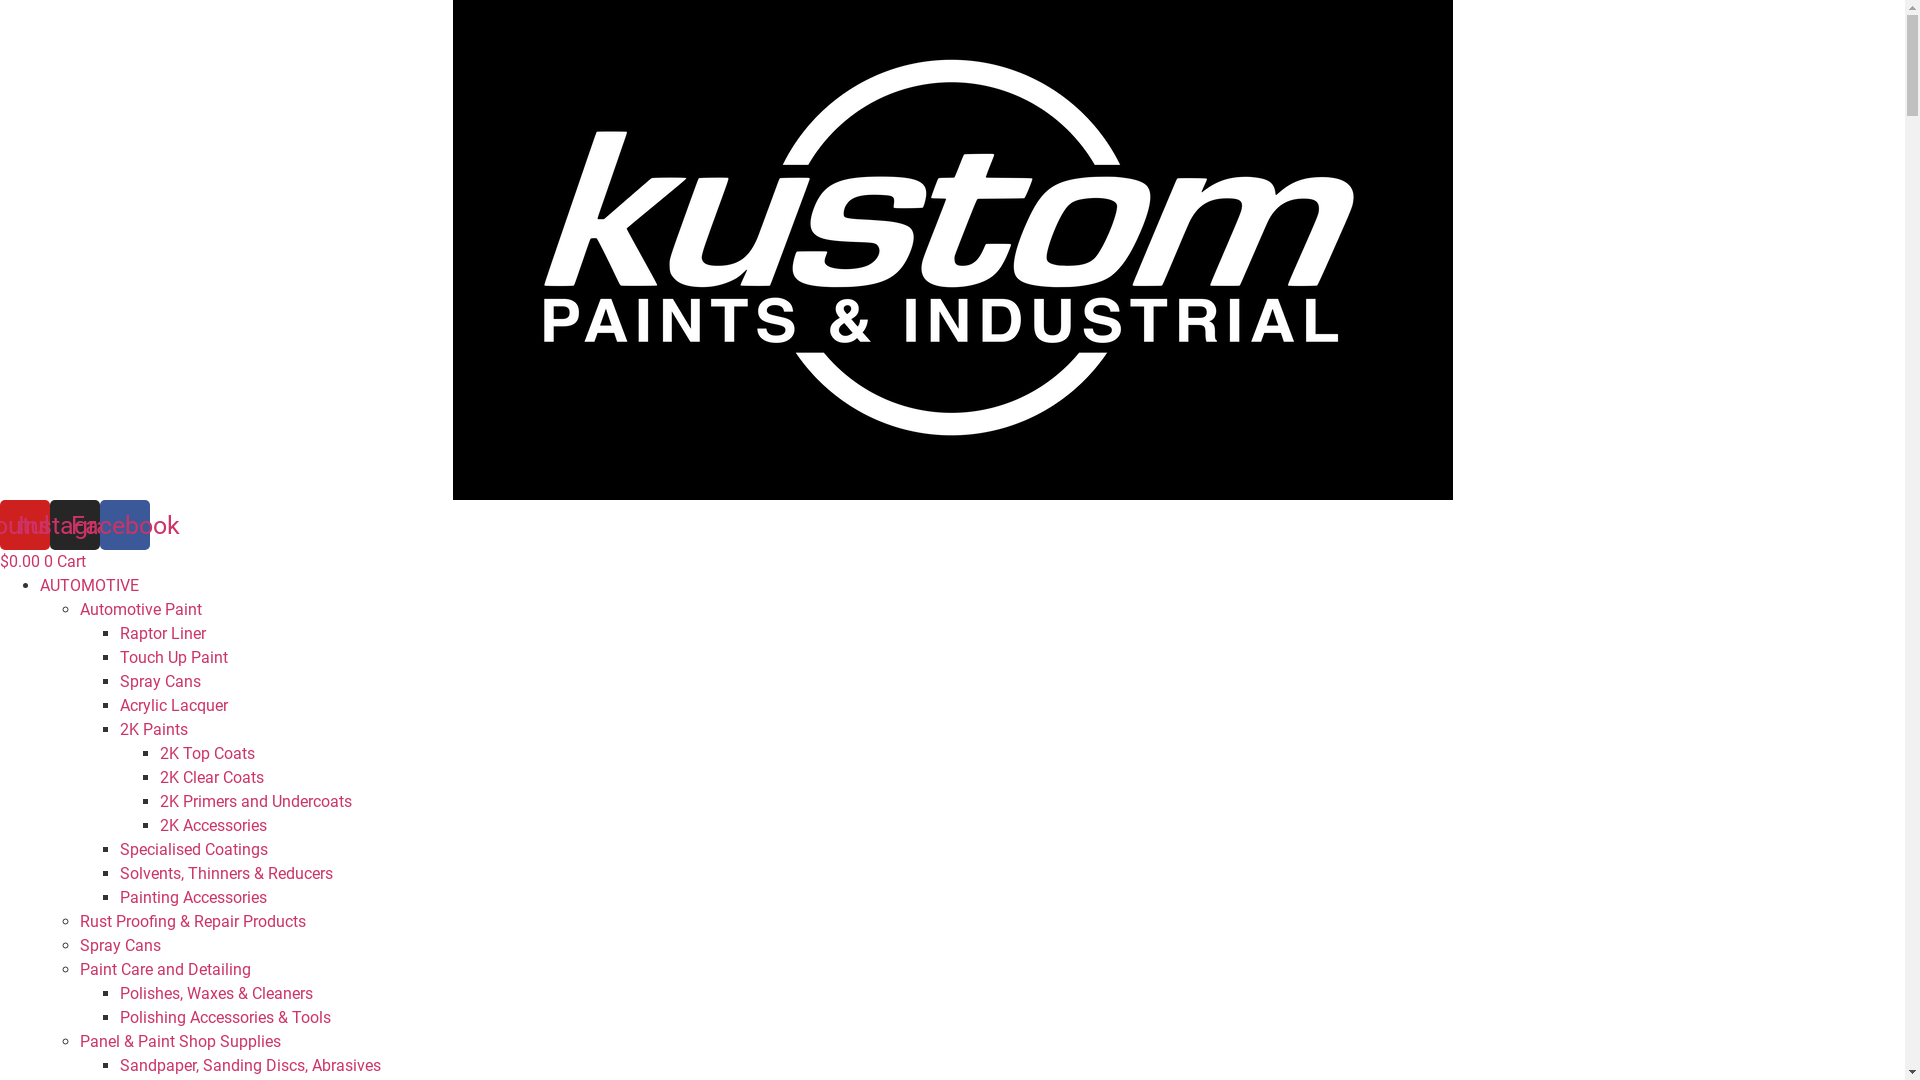 This screenshot has height=1080, width=1920. What do you see at coordinates (254, 800) in the screenshot?
I see `'2K Primers and Undercoats'` at bounding box center [254, 800].